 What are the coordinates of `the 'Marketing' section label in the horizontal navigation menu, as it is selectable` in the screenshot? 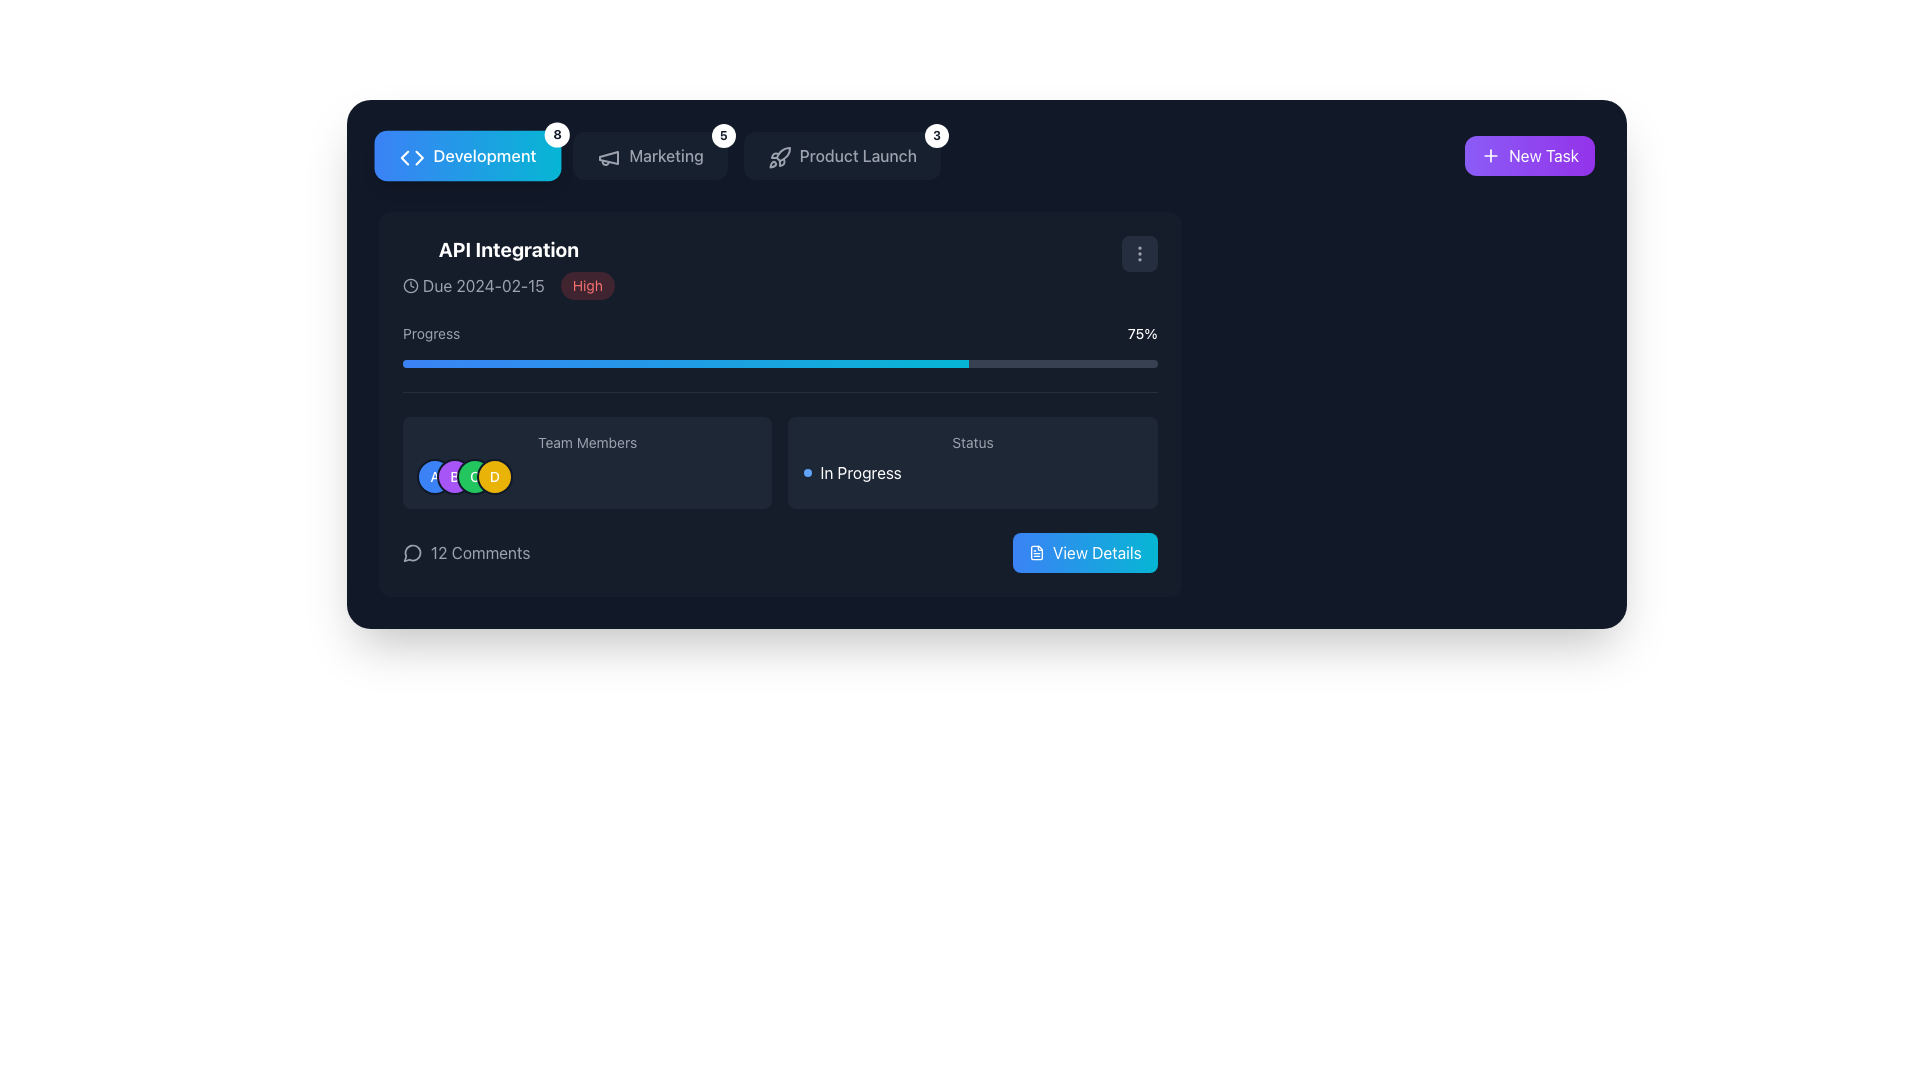 It's located at (666, 154).